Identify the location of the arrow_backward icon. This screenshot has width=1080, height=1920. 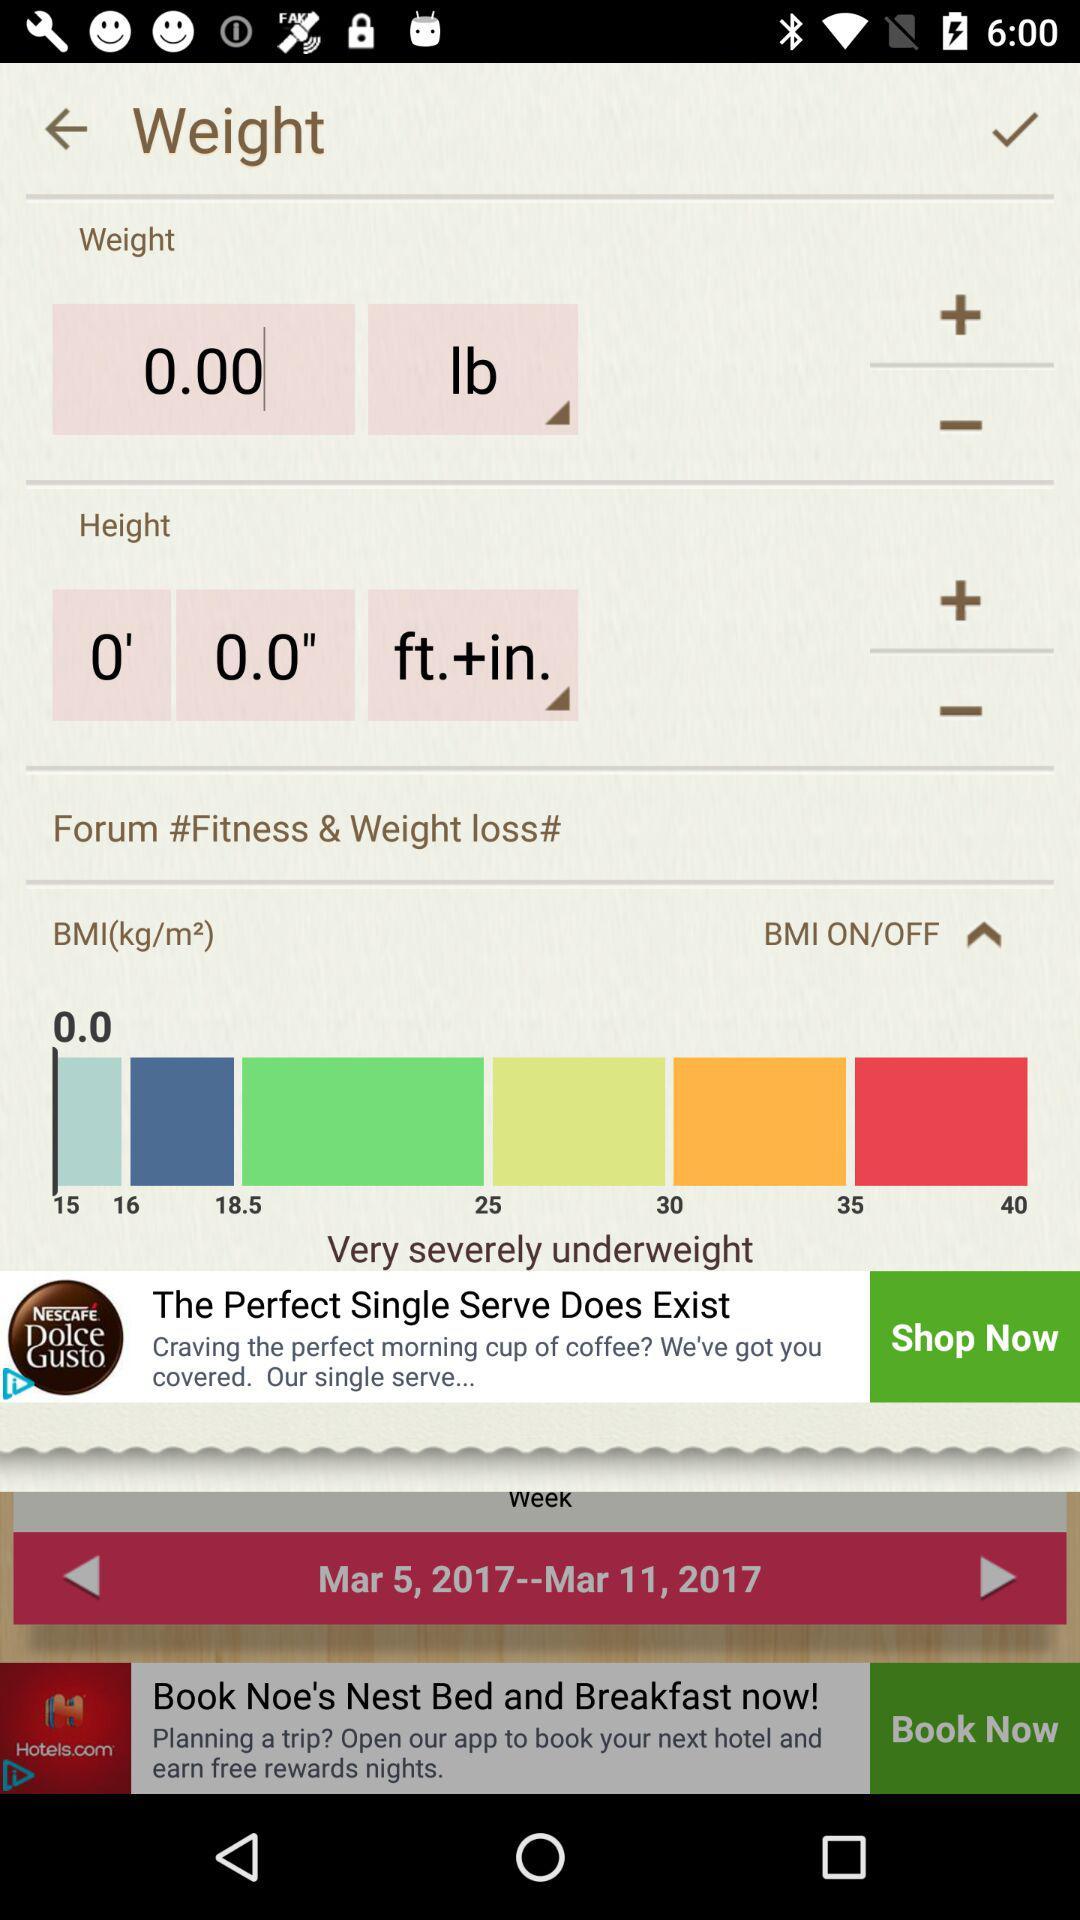
(64, 127).